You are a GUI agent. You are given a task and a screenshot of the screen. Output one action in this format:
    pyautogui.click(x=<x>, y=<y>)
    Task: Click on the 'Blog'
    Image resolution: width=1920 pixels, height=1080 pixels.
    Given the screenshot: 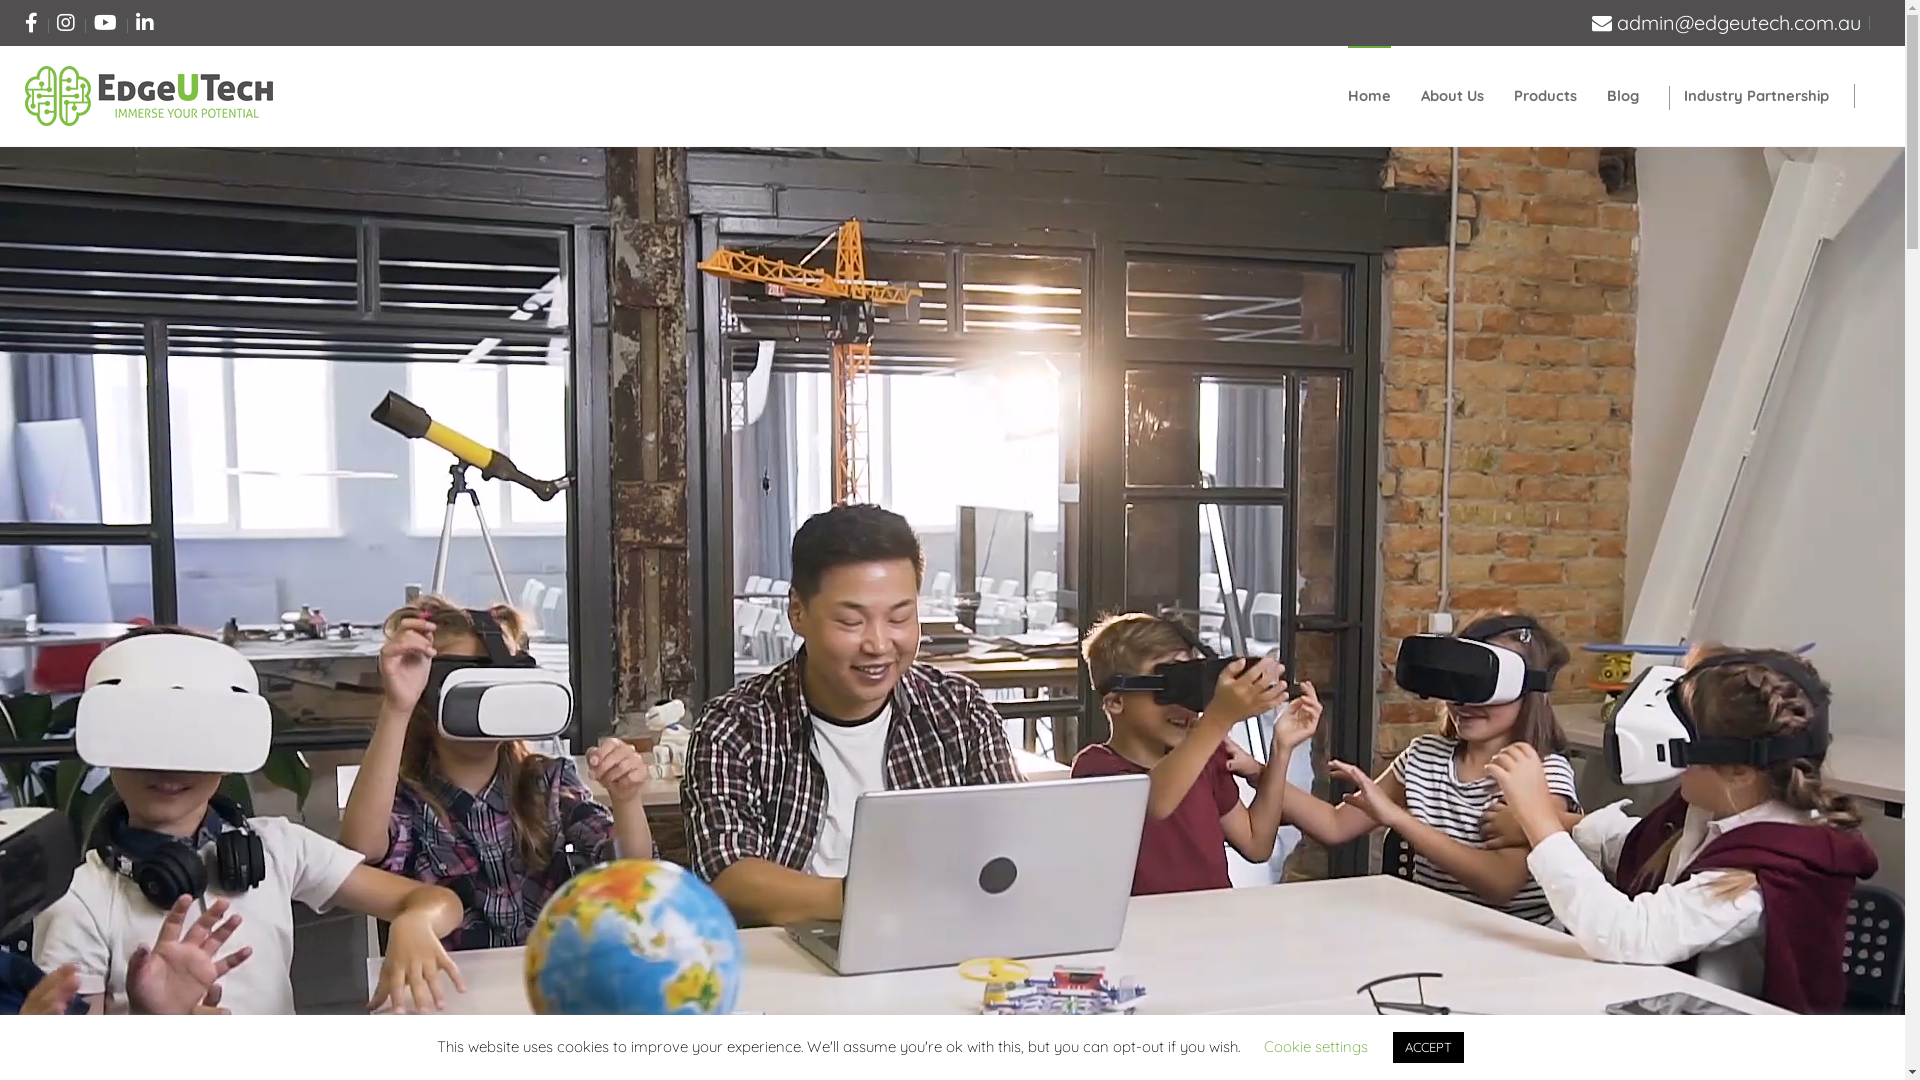 What is the action you would take?
    pyautogui.click(x=1622, y=96)
    